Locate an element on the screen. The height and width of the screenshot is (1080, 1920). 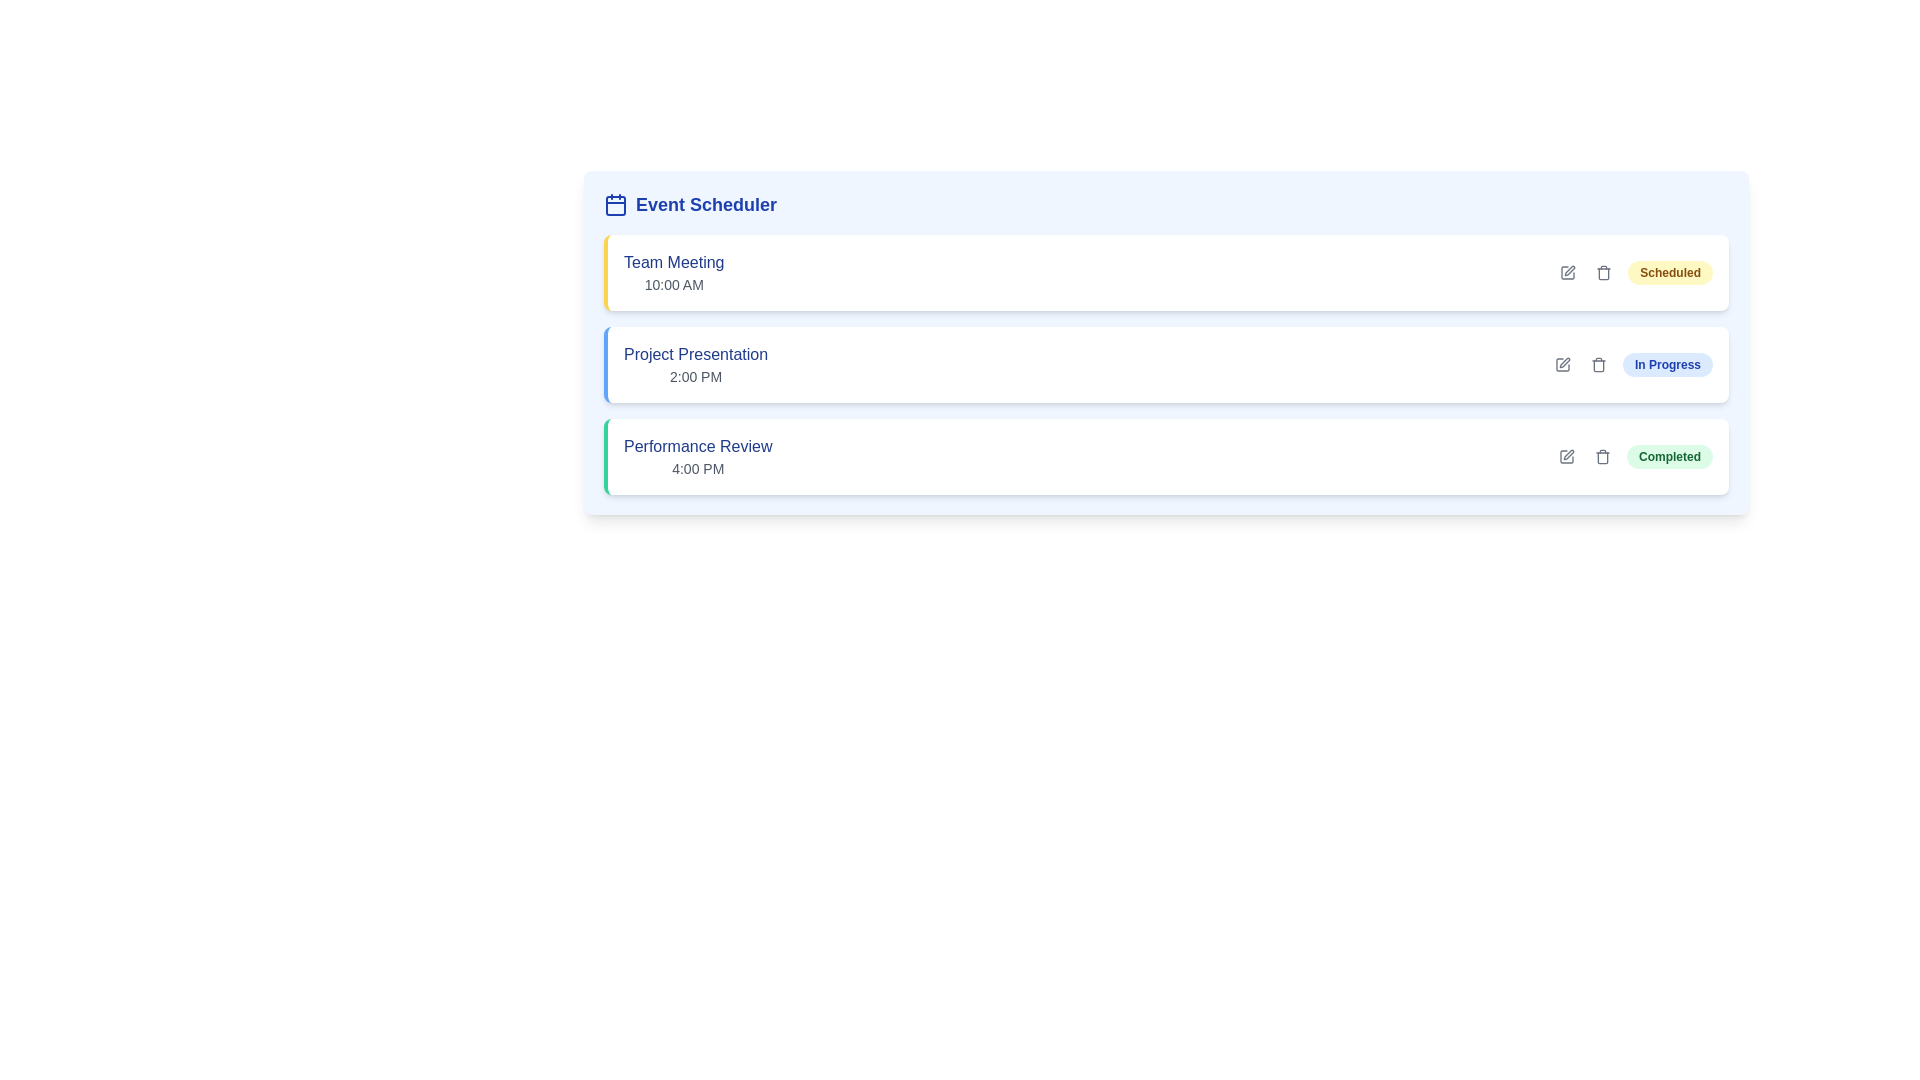
the static text displaying the scheduled time for the 'Performance Review' event, located below the 'Performance Review' text in the 'Event Scheduler' section of the third event card is located at coordinates (698, 469).